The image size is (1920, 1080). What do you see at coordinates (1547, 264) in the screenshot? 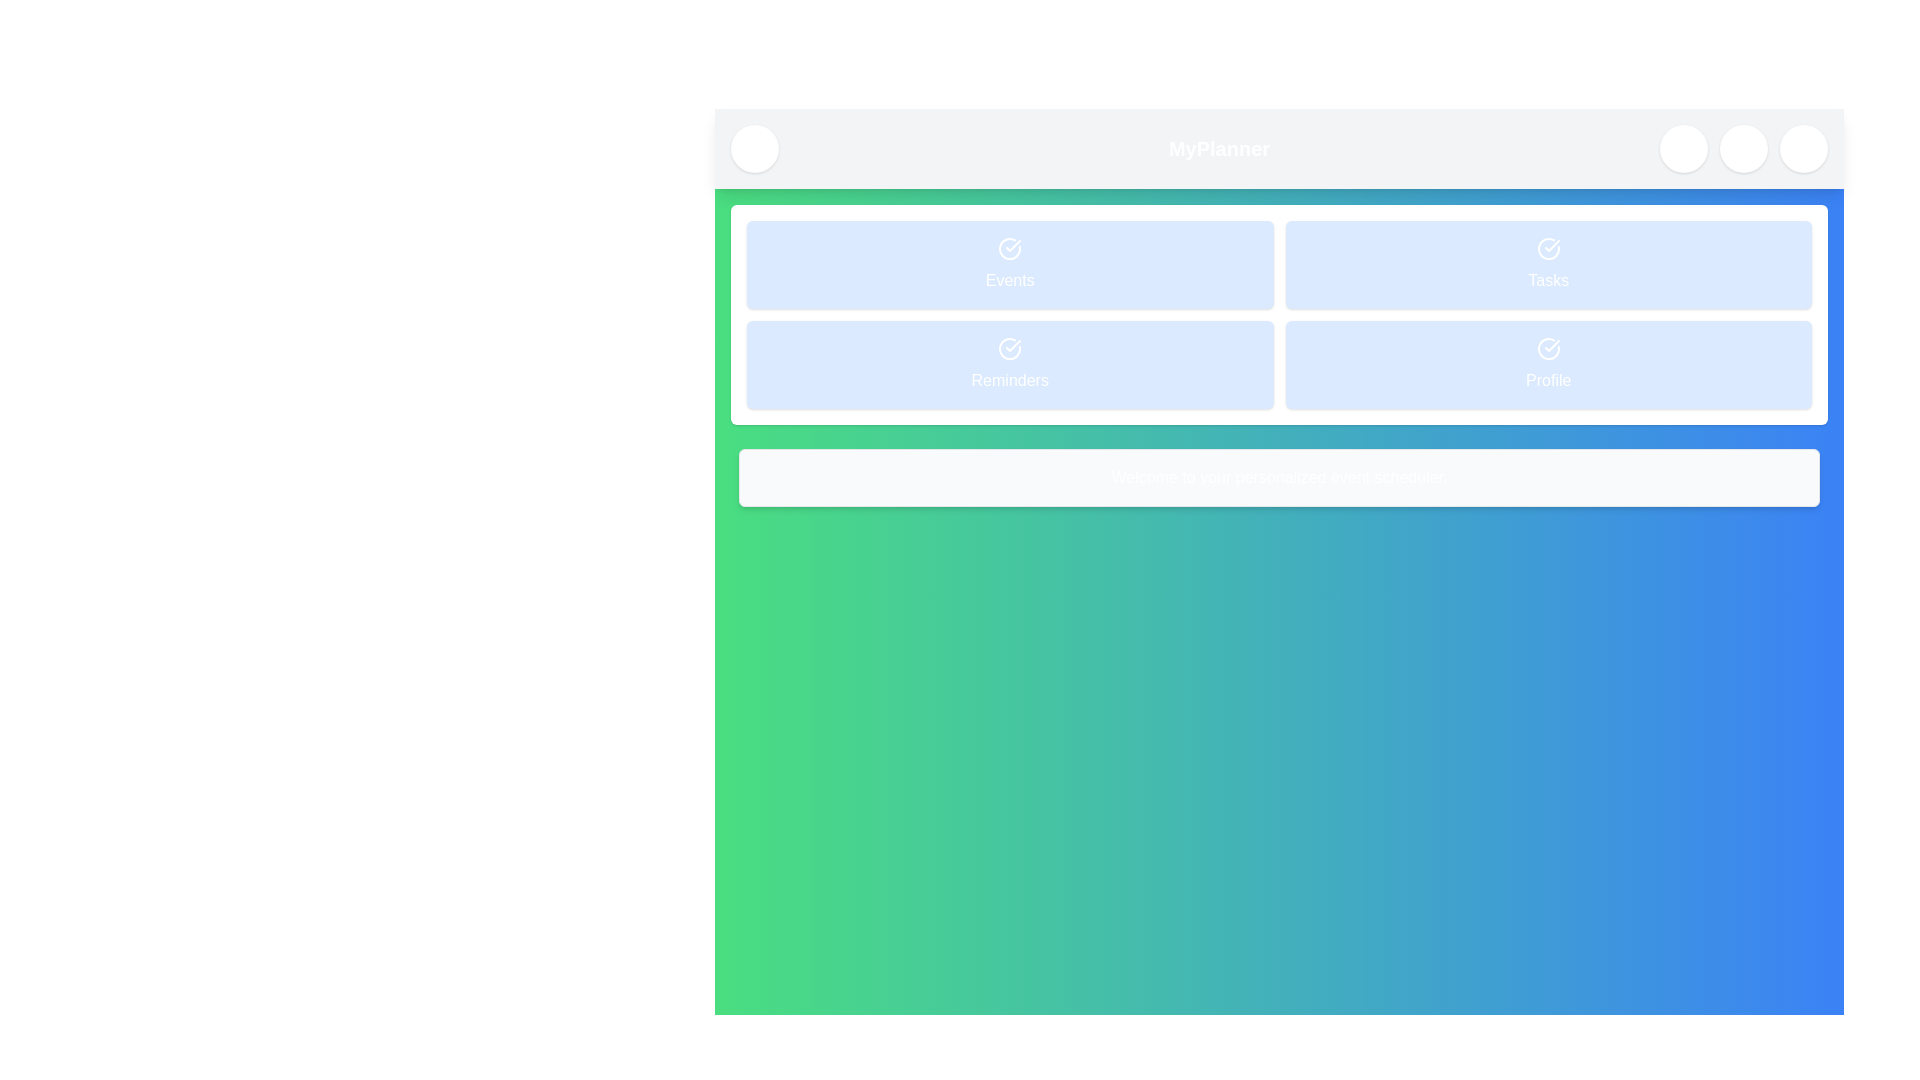
I see `the 'Tasks' button to navigate to the Tasks section` at bounding box center [1547, 264].